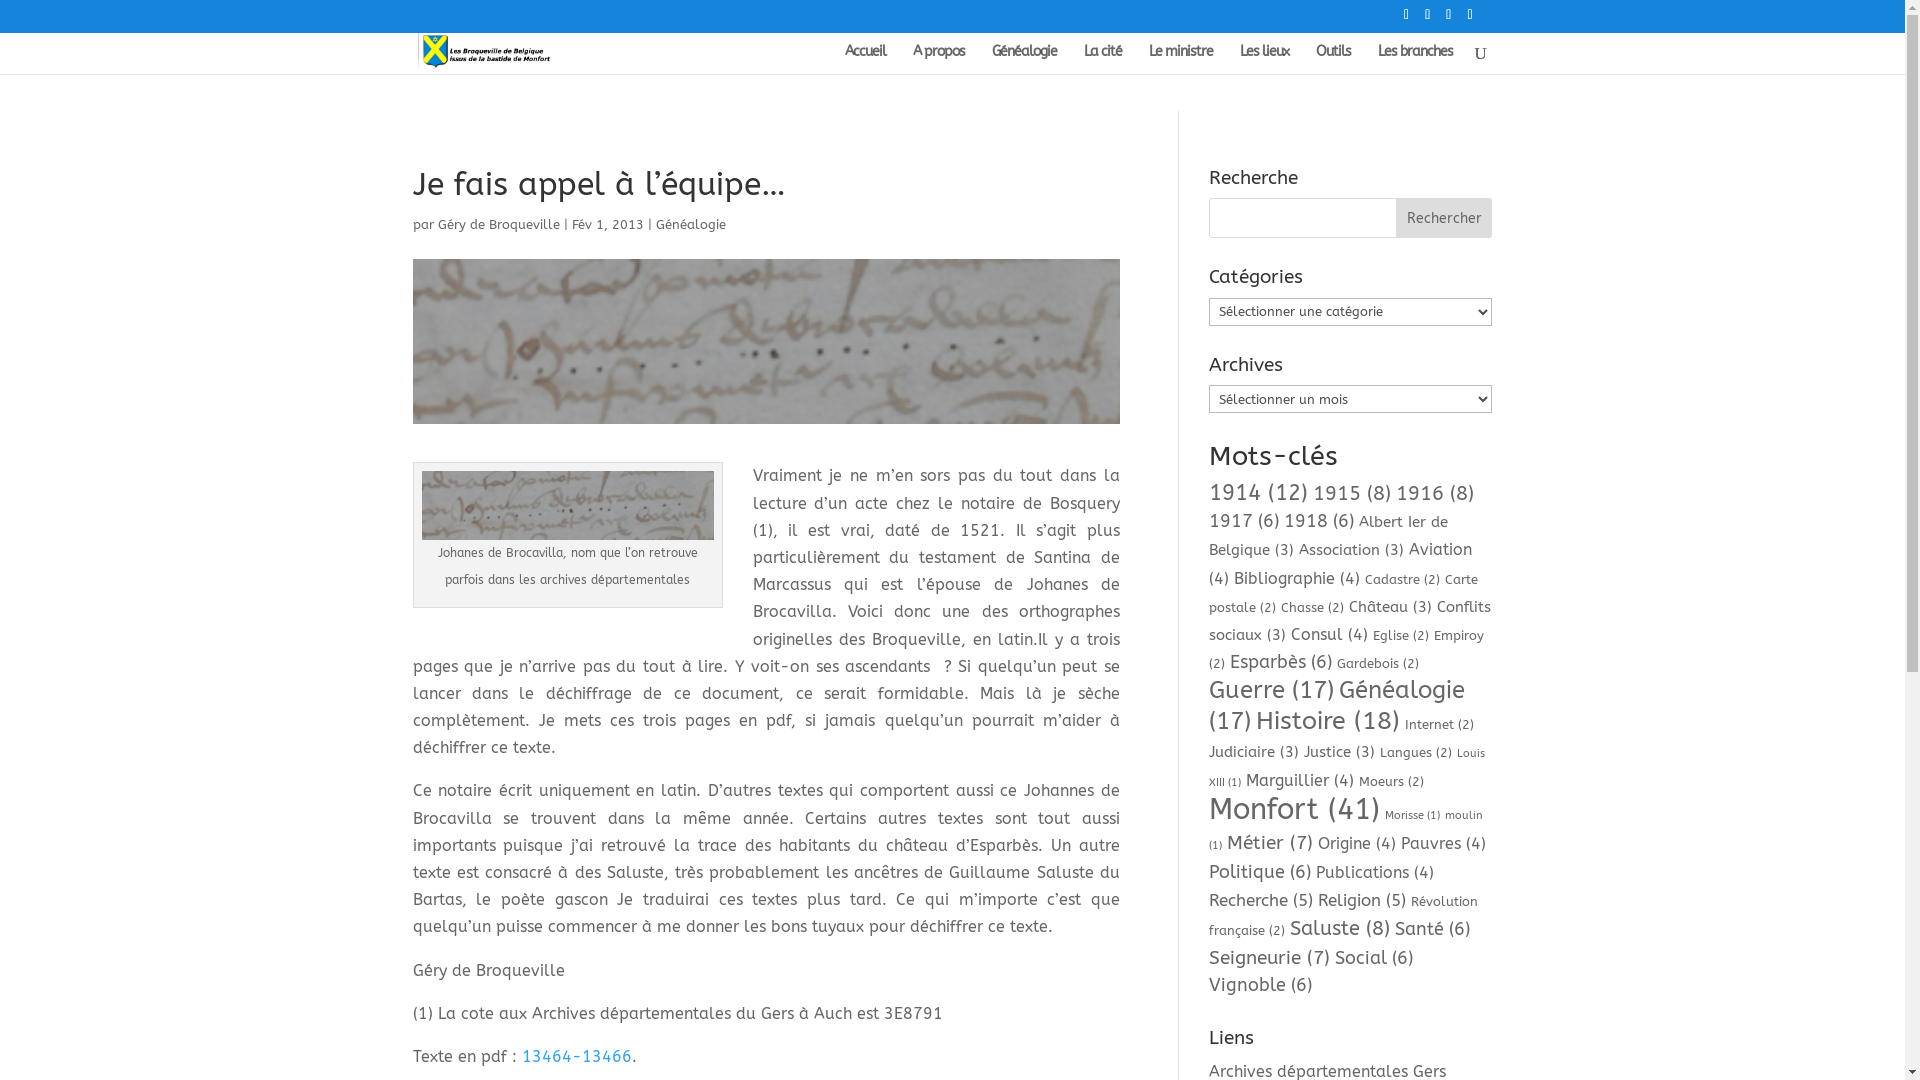  Describe the element at coordinates (1270, 689) in the screenshot. I see `'Guerre (17)'` at that location.